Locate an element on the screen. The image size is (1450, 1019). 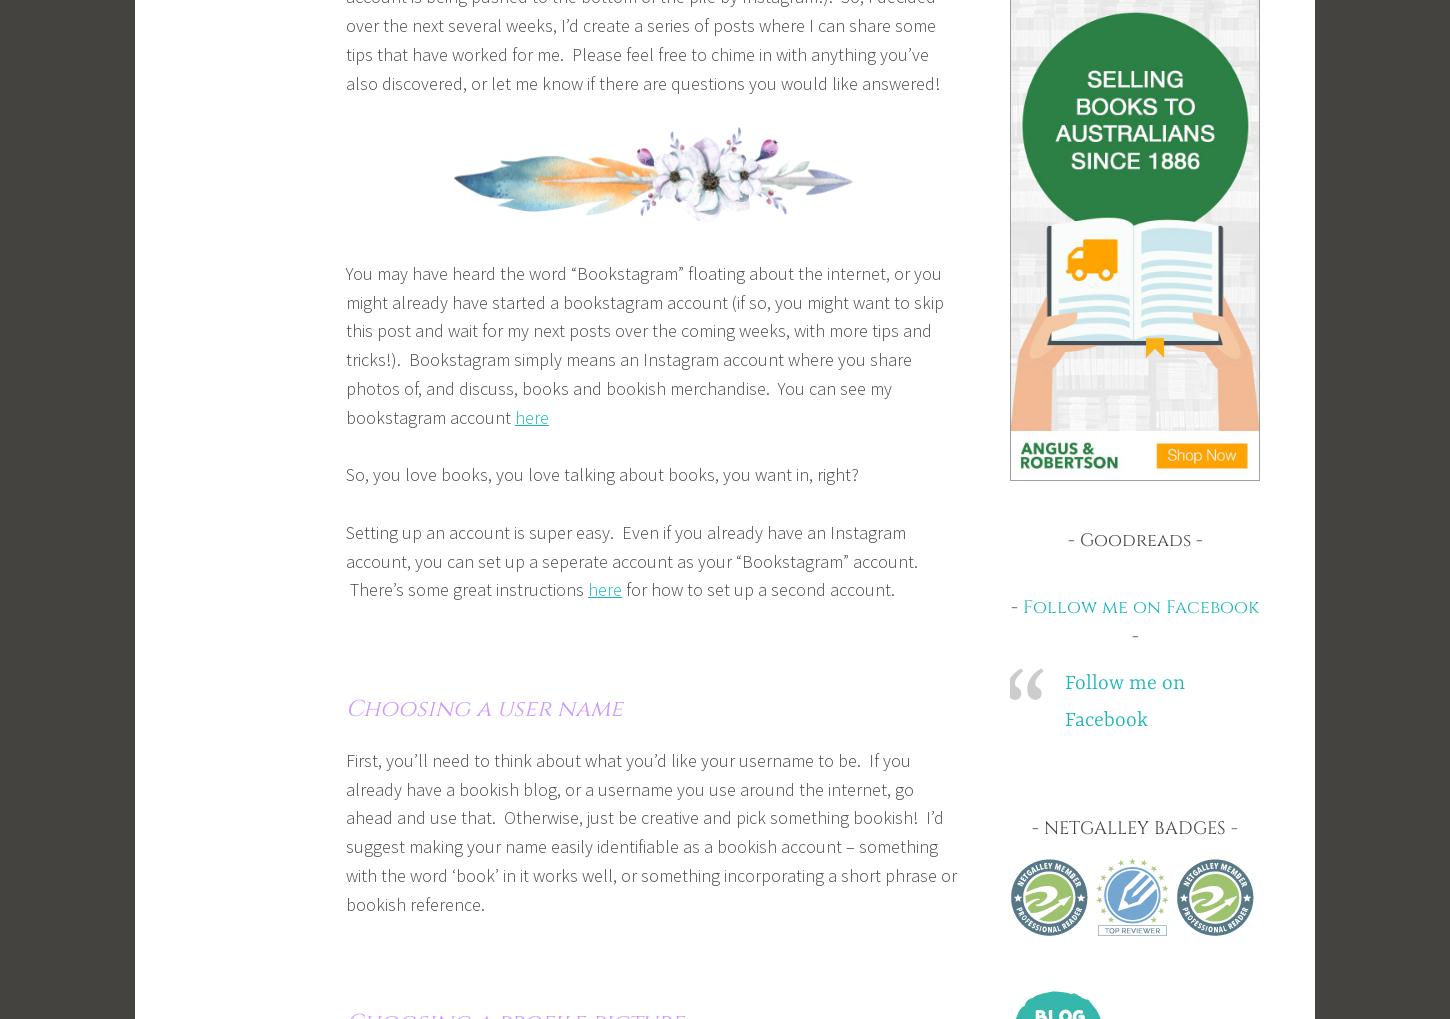
'So, you love books, you love talking about books, you want in, right?' is located at coordinates (602, 473).